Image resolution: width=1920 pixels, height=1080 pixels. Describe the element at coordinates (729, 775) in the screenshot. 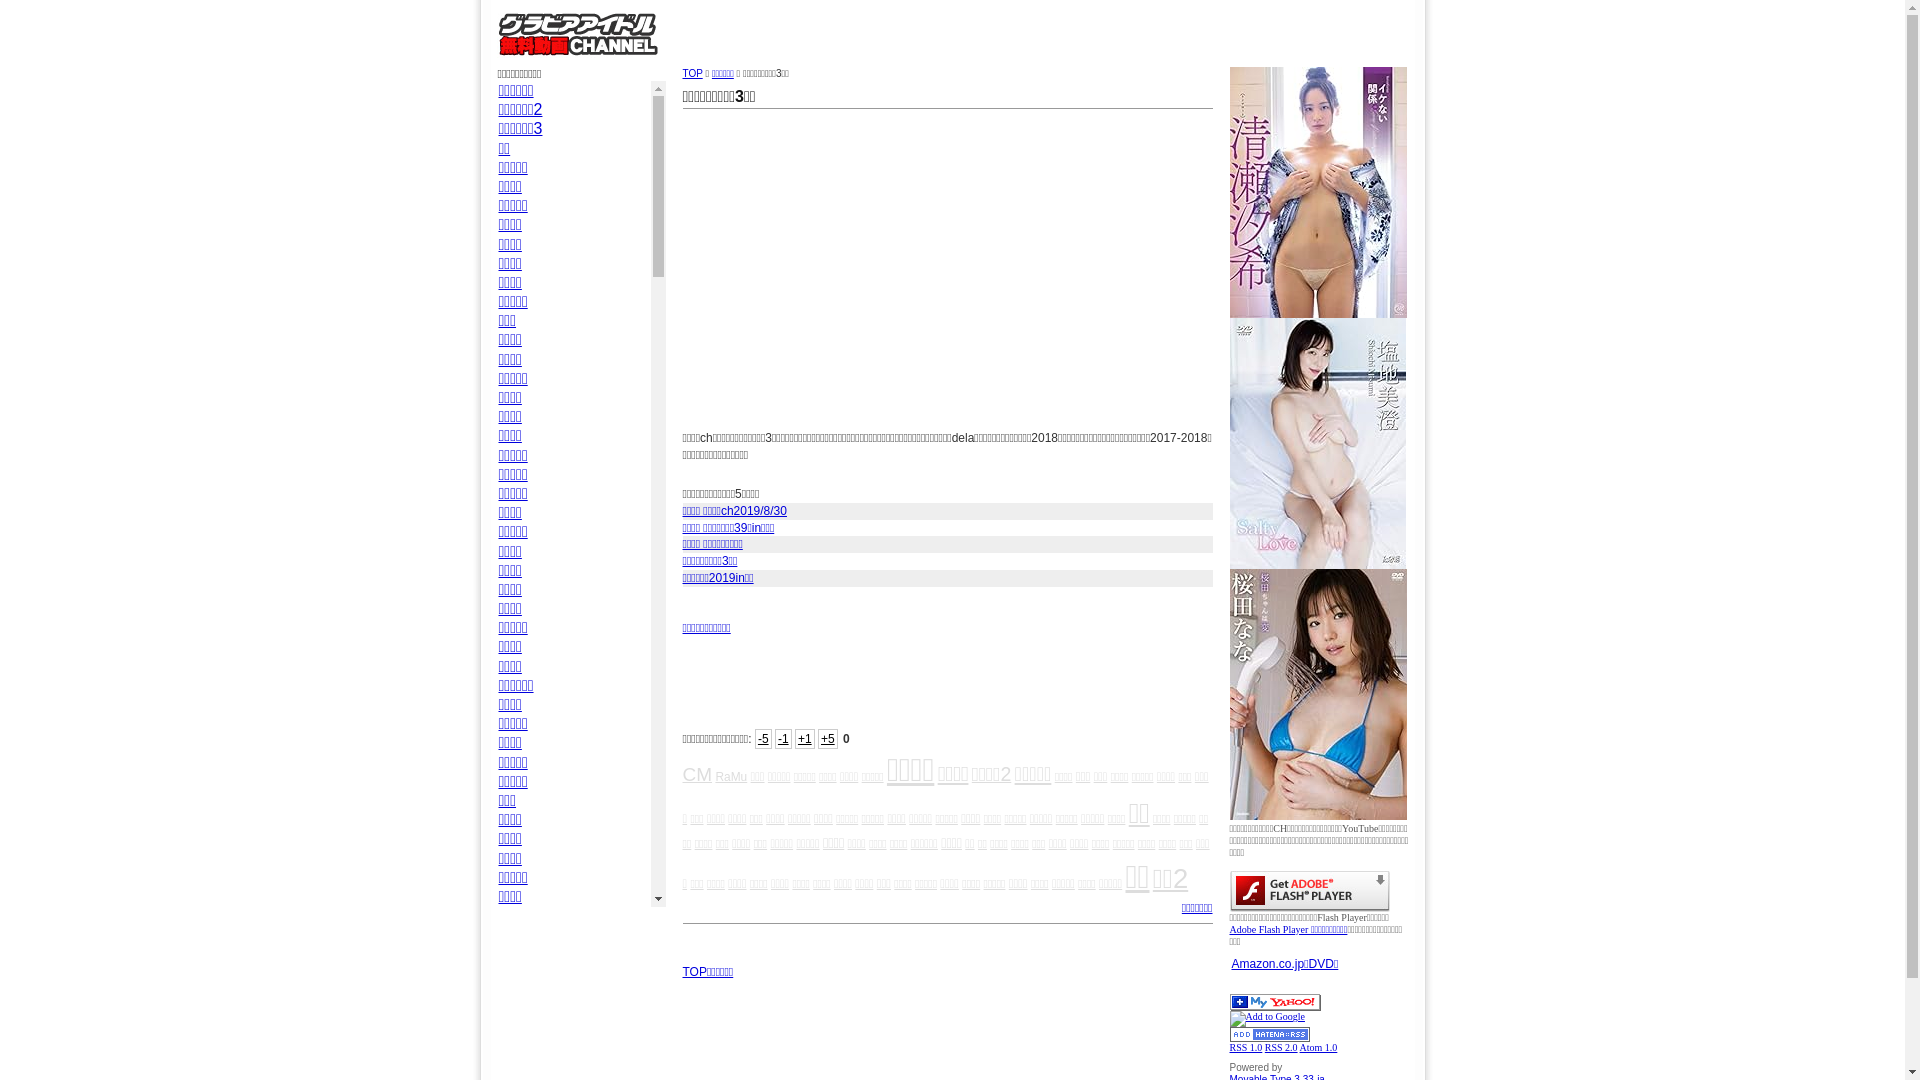

I see `'RaMu'` at that location.